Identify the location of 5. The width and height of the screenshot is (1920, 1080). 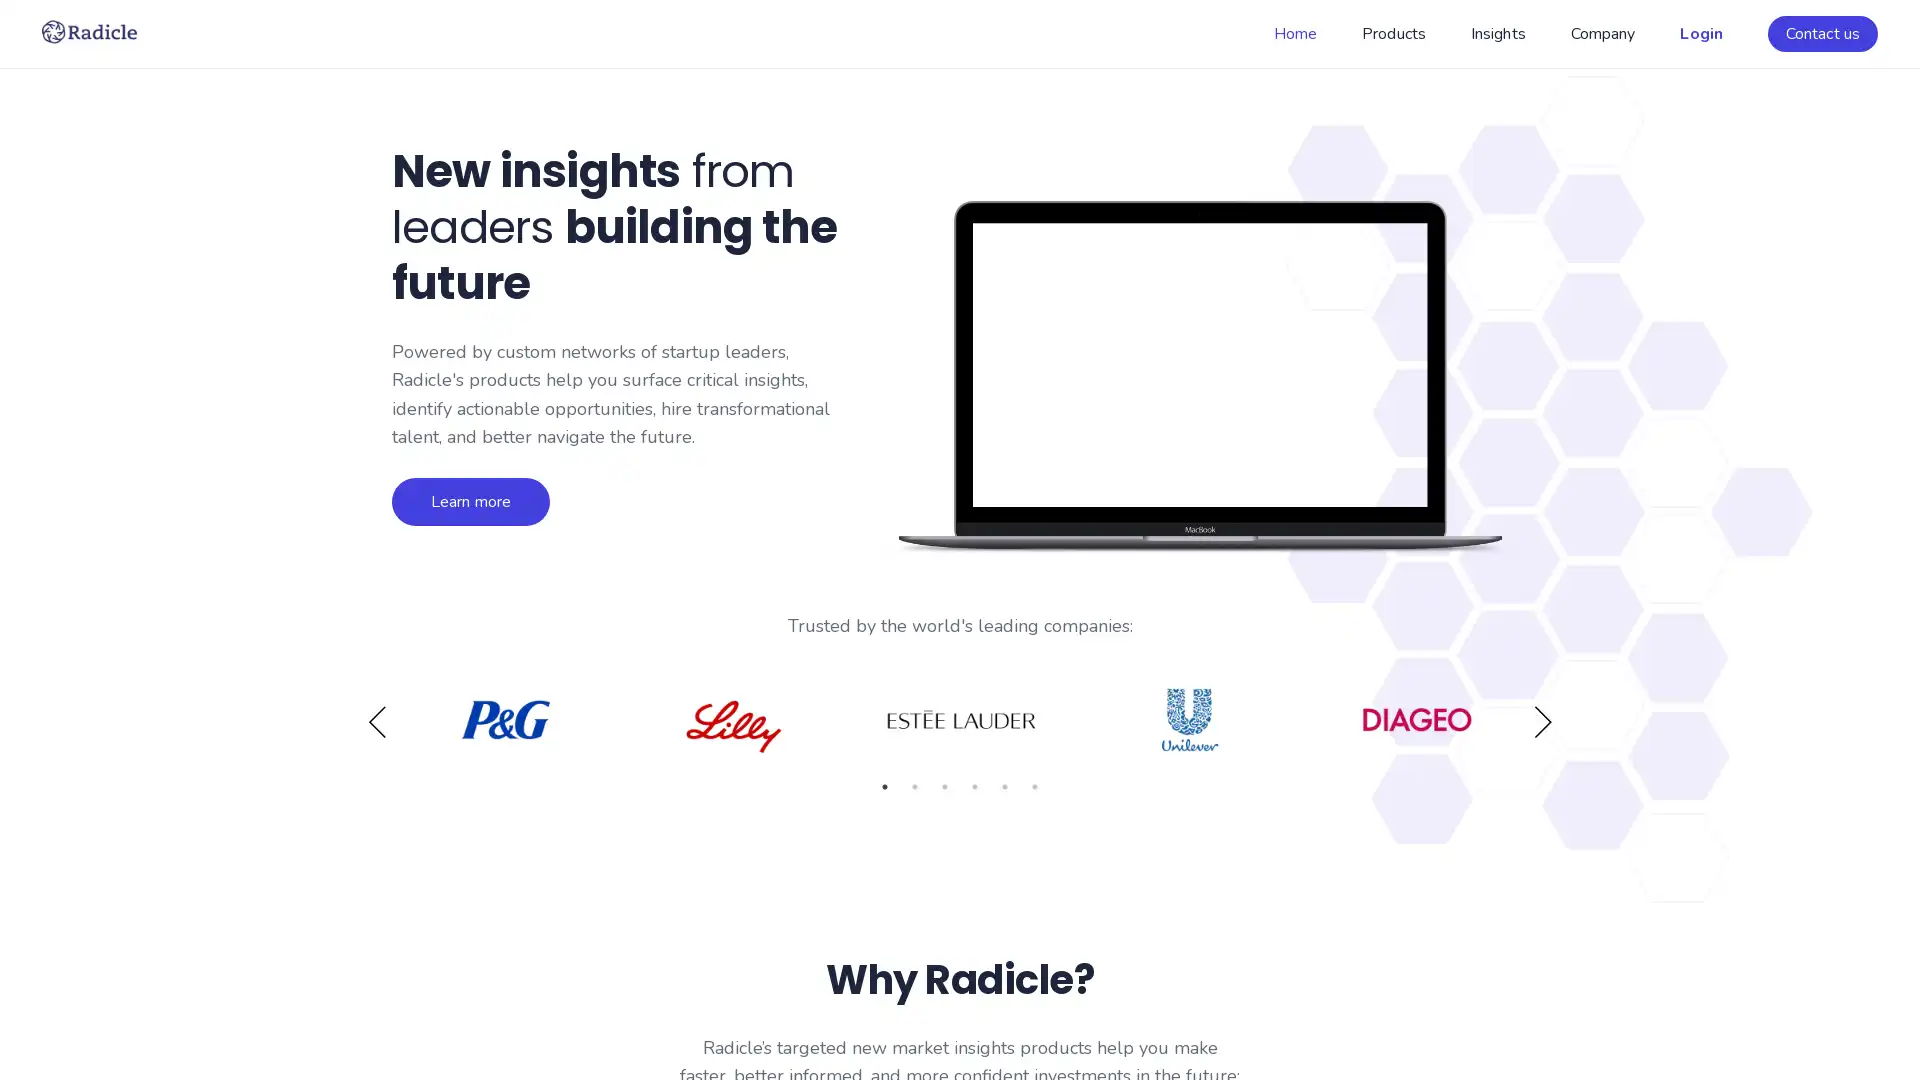
(1004, 785).